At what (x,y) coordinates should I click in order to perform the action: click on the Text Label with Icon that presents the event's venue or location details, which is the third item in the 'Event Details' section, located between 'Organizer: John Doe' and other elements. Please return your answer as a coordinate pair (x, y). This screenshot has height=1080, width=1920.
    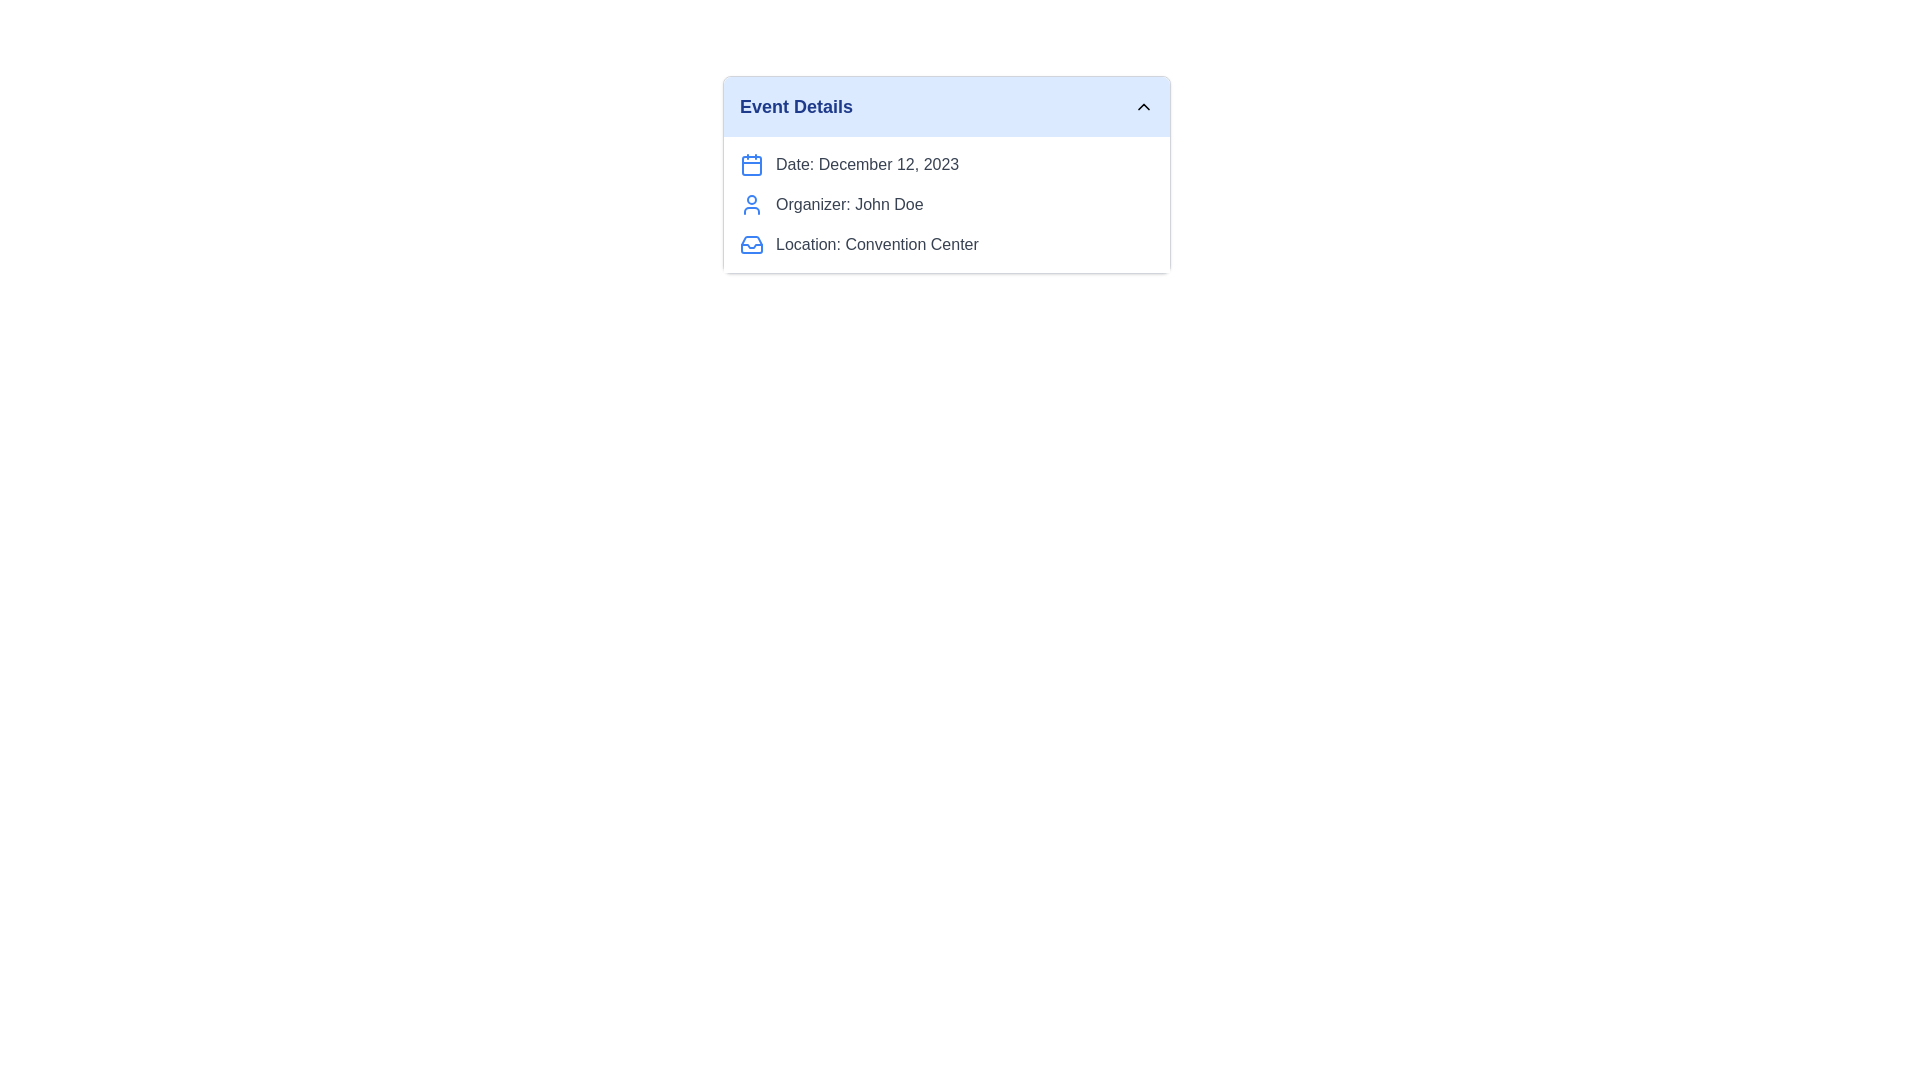
    Looking at the image, I should click on (945, 244).